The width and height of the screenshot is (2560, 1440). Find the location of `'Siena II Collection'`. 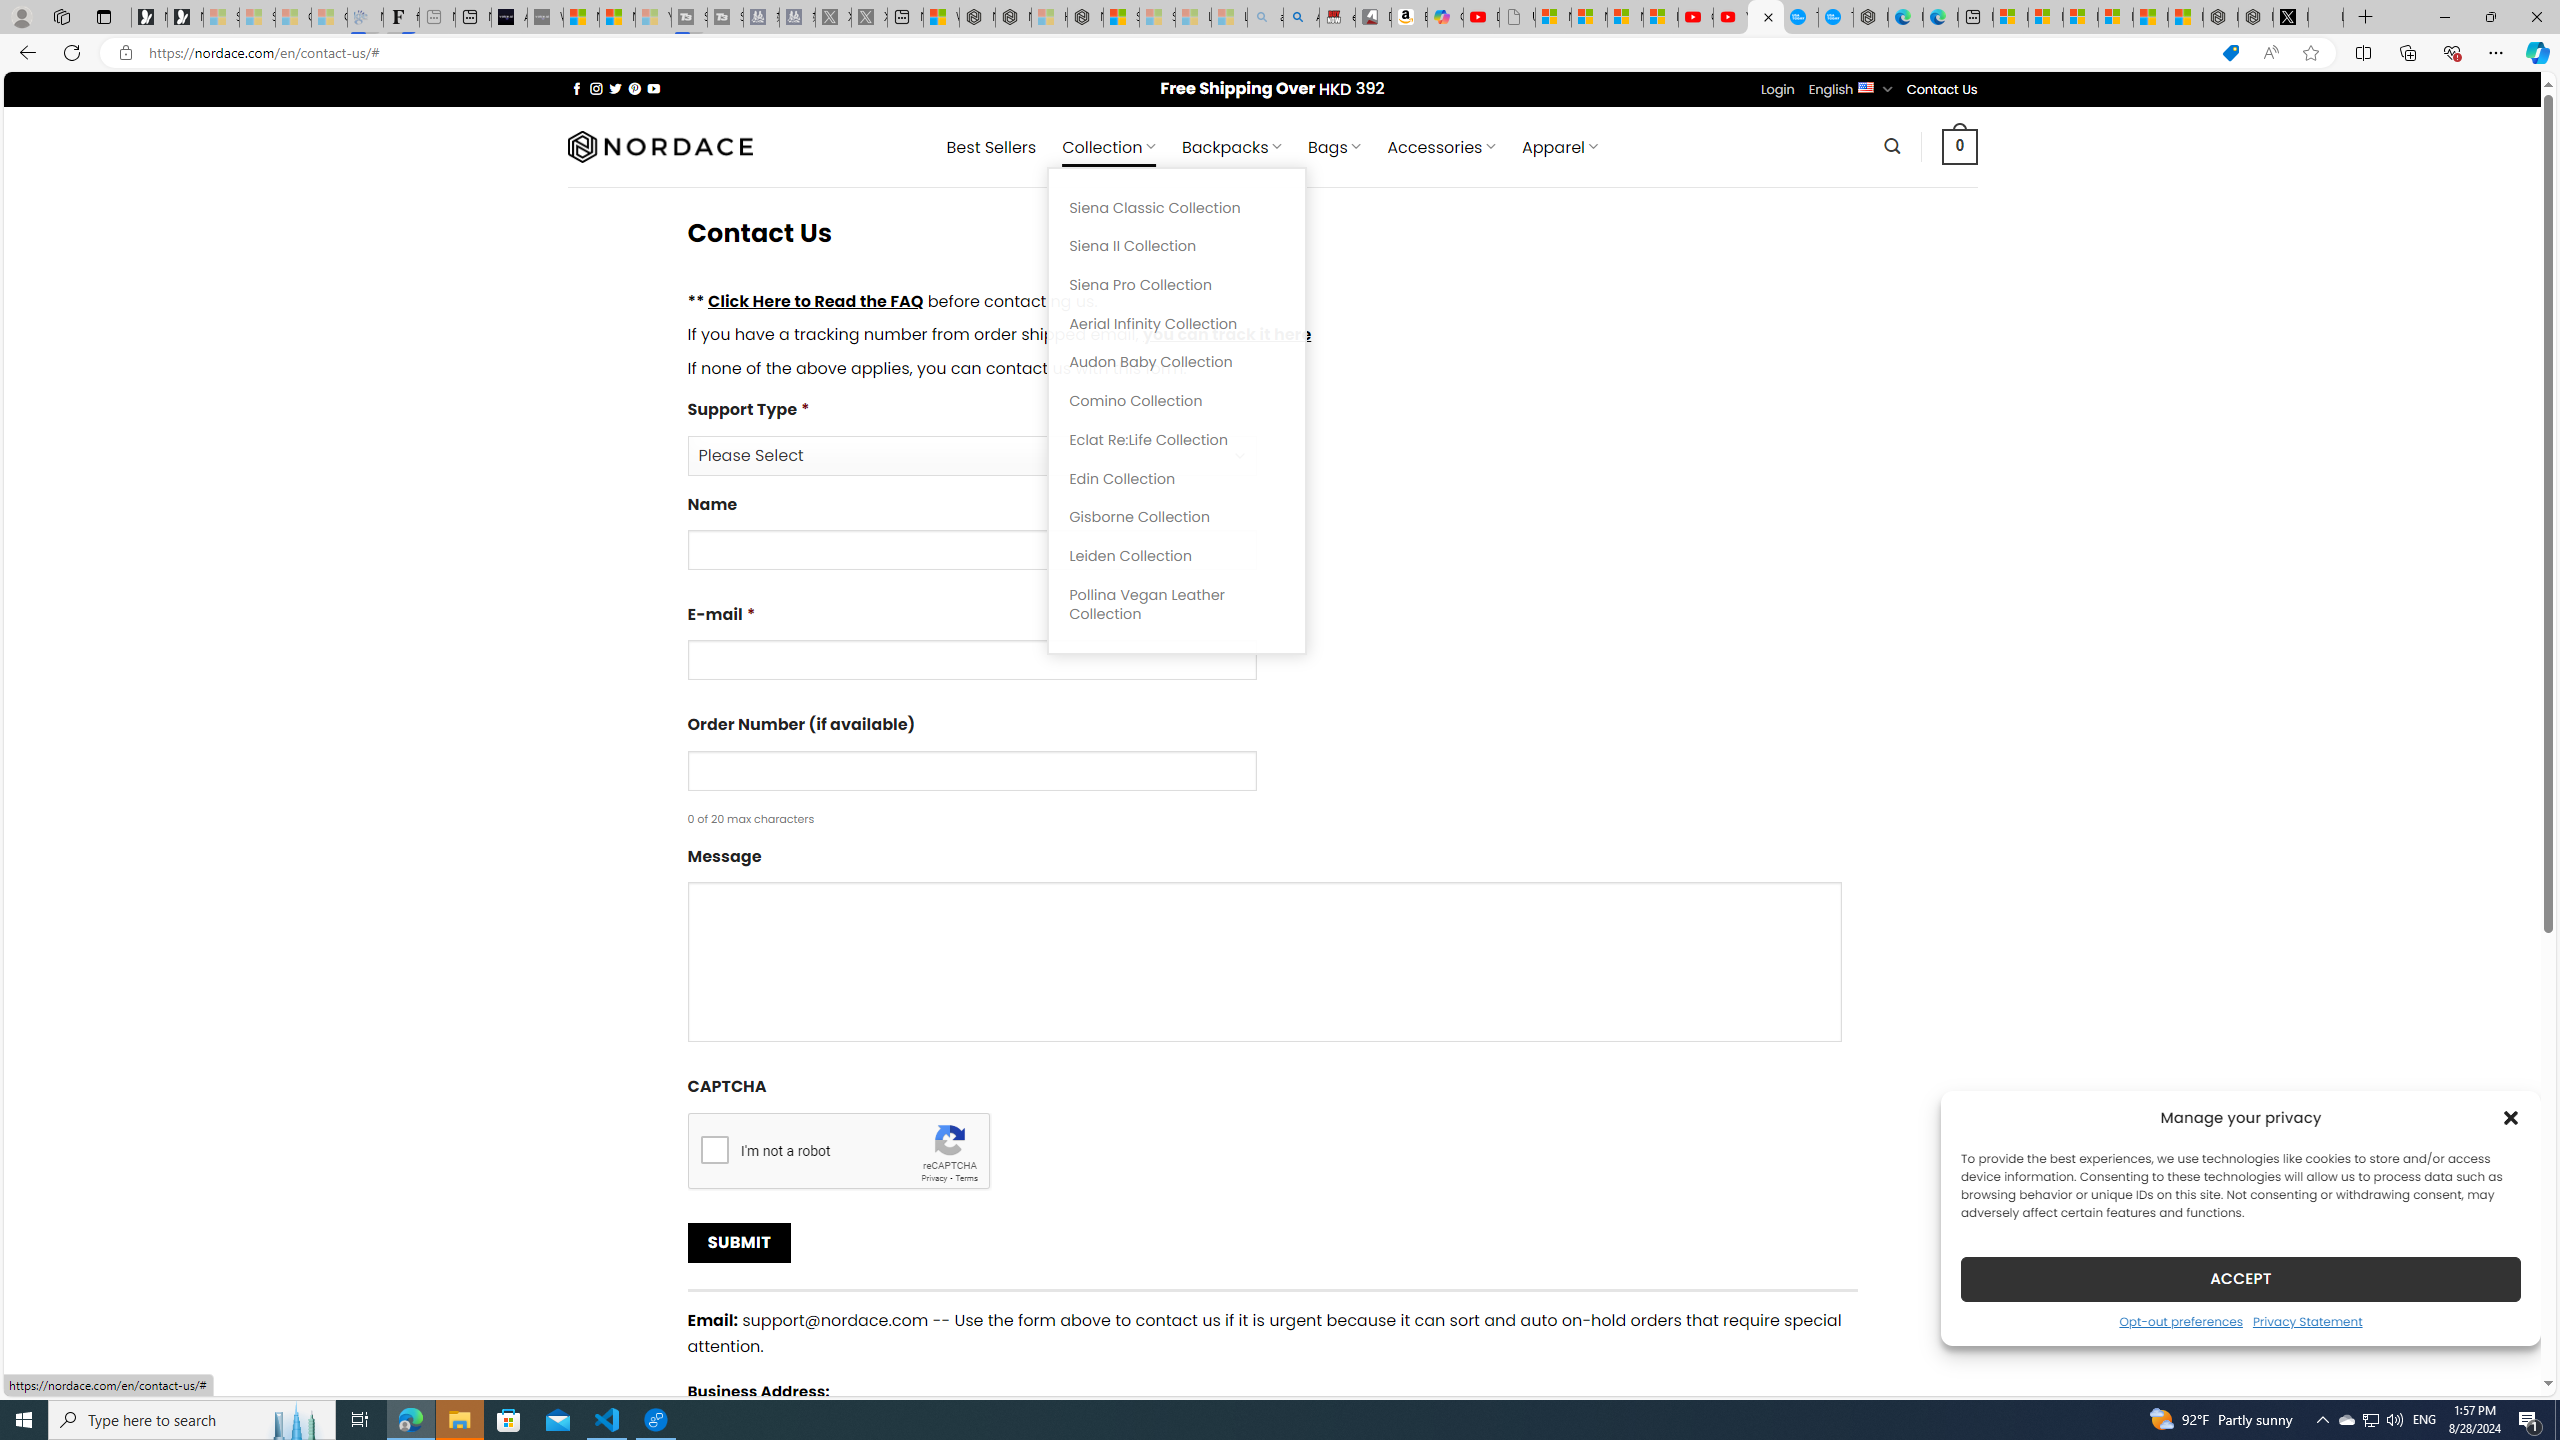

'Siena II Collection' is located at coordinates (1177, 245).